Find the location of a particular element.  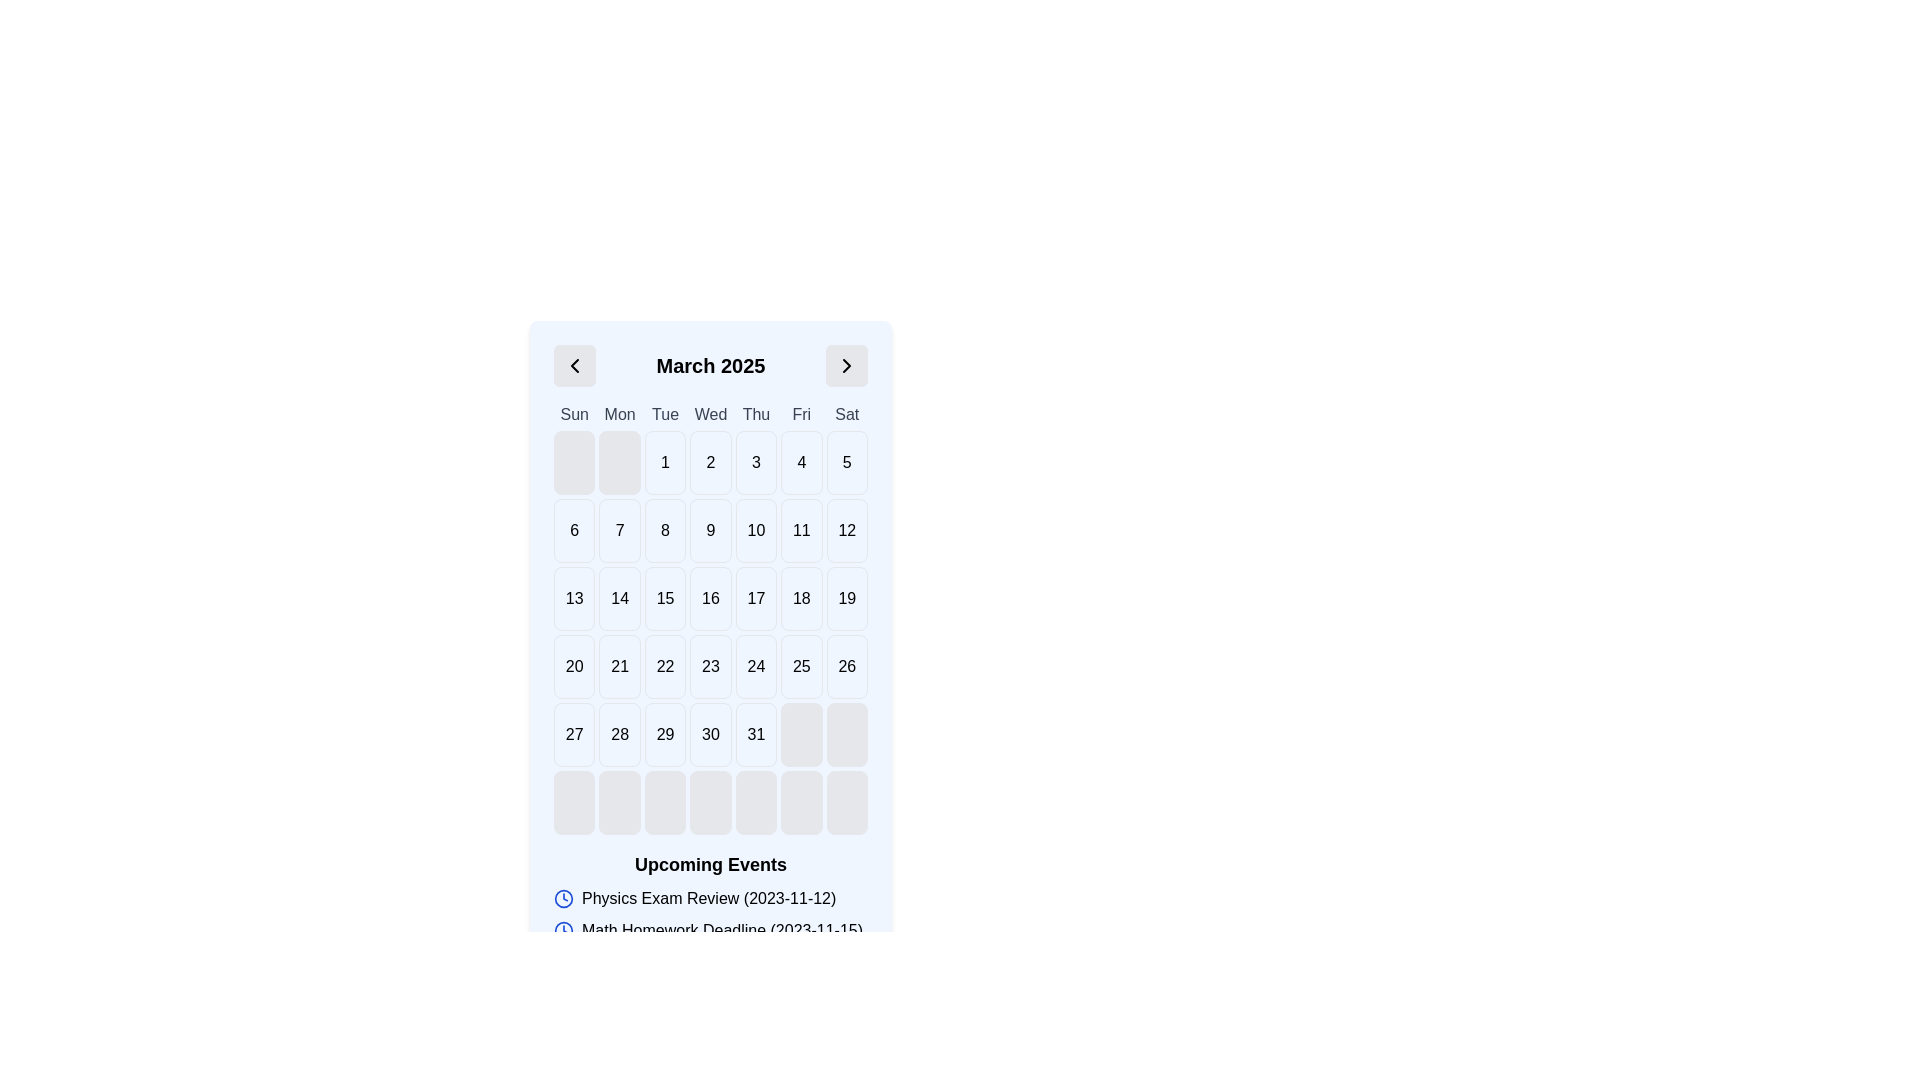

the square button displaying the number '15' located under the title 'March 2025' in the third row and fifth column of the calendar grid is located at coordinates (665, 597).